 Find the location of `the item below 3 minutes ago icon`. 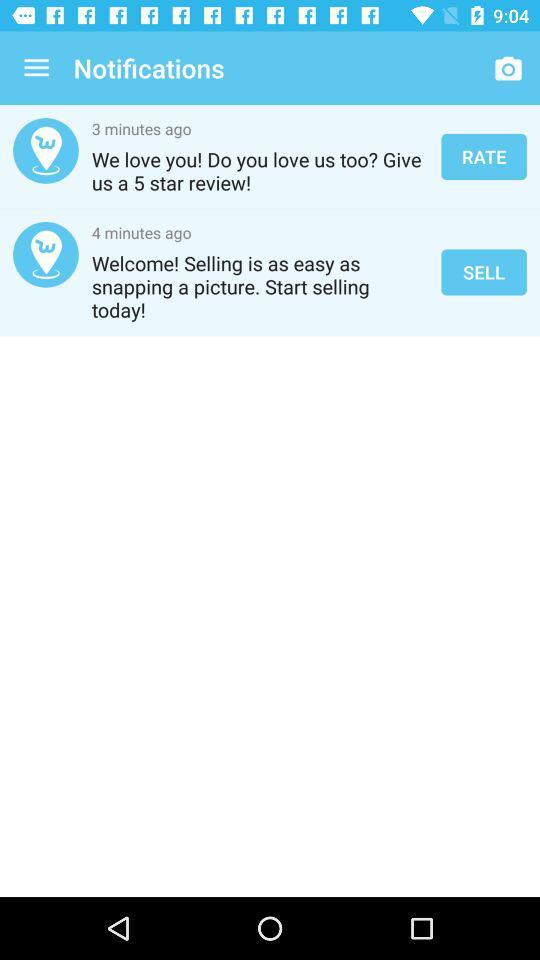

the item below 3 minutes ago icon is located at coordinates (260, 170).